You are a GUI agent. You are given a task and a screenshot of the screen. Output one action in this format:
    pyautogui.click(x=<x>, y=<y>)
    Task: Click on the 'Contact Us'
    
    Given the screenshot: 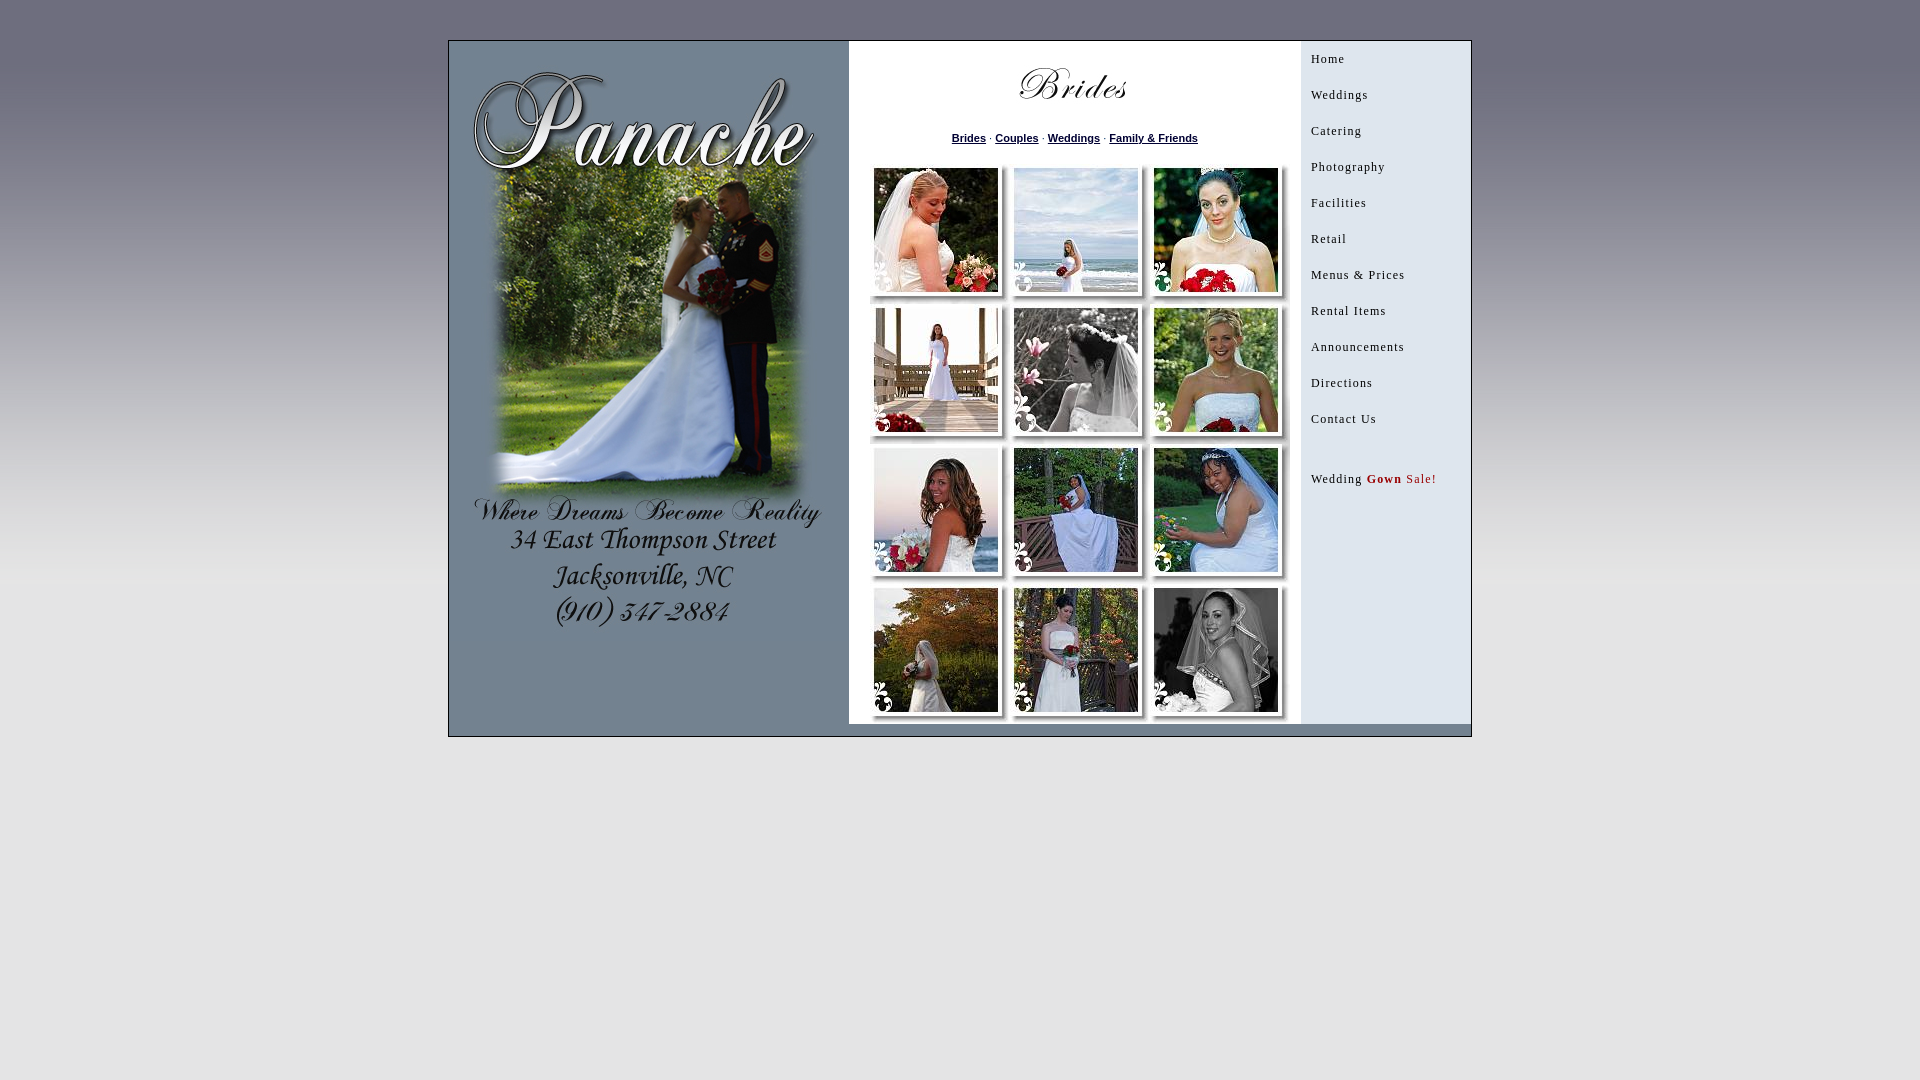 What is the action you would take?
    pyautogui.click(x=1385, y=418)
    